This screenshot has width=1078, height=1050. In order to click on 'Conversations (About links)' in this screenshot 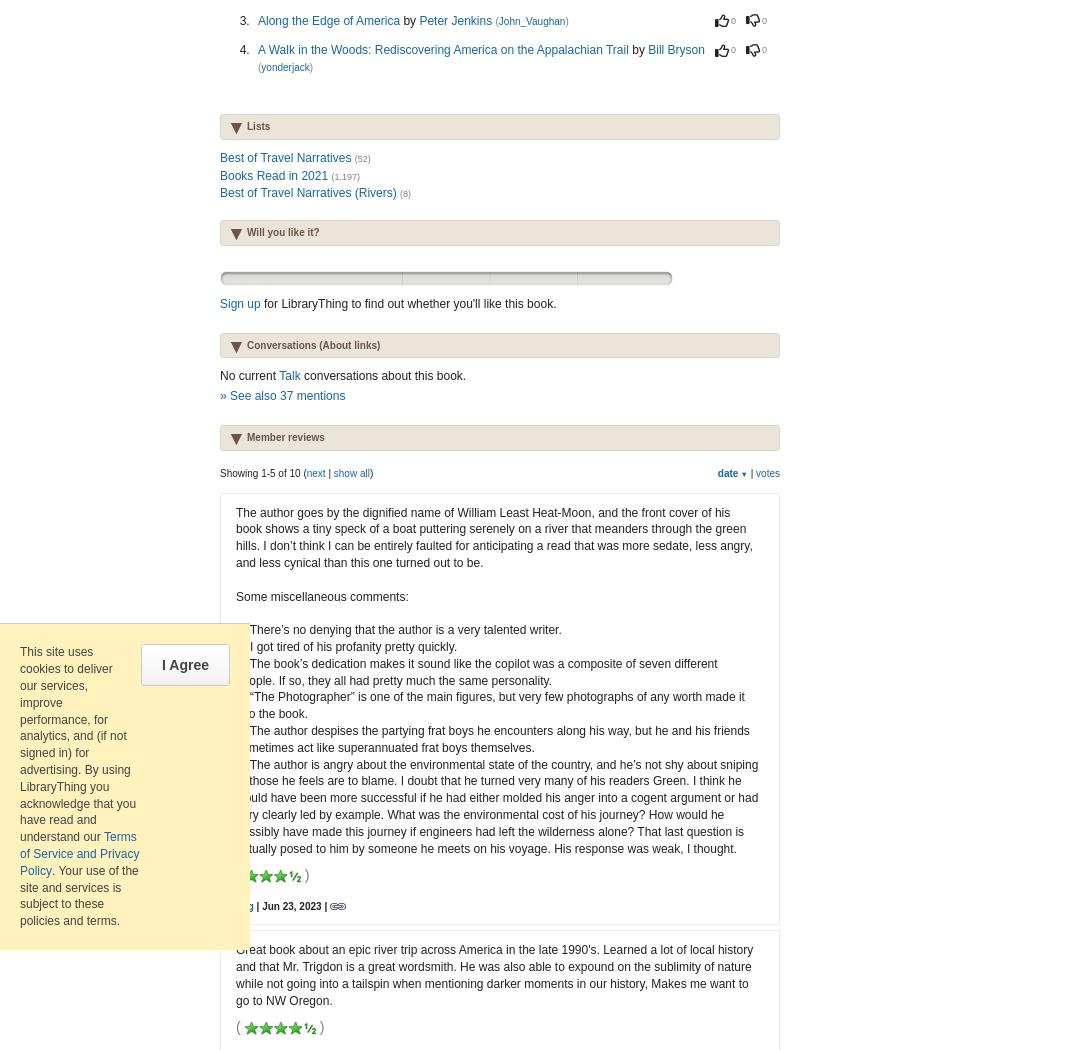, I will do `click(312, 343)`.